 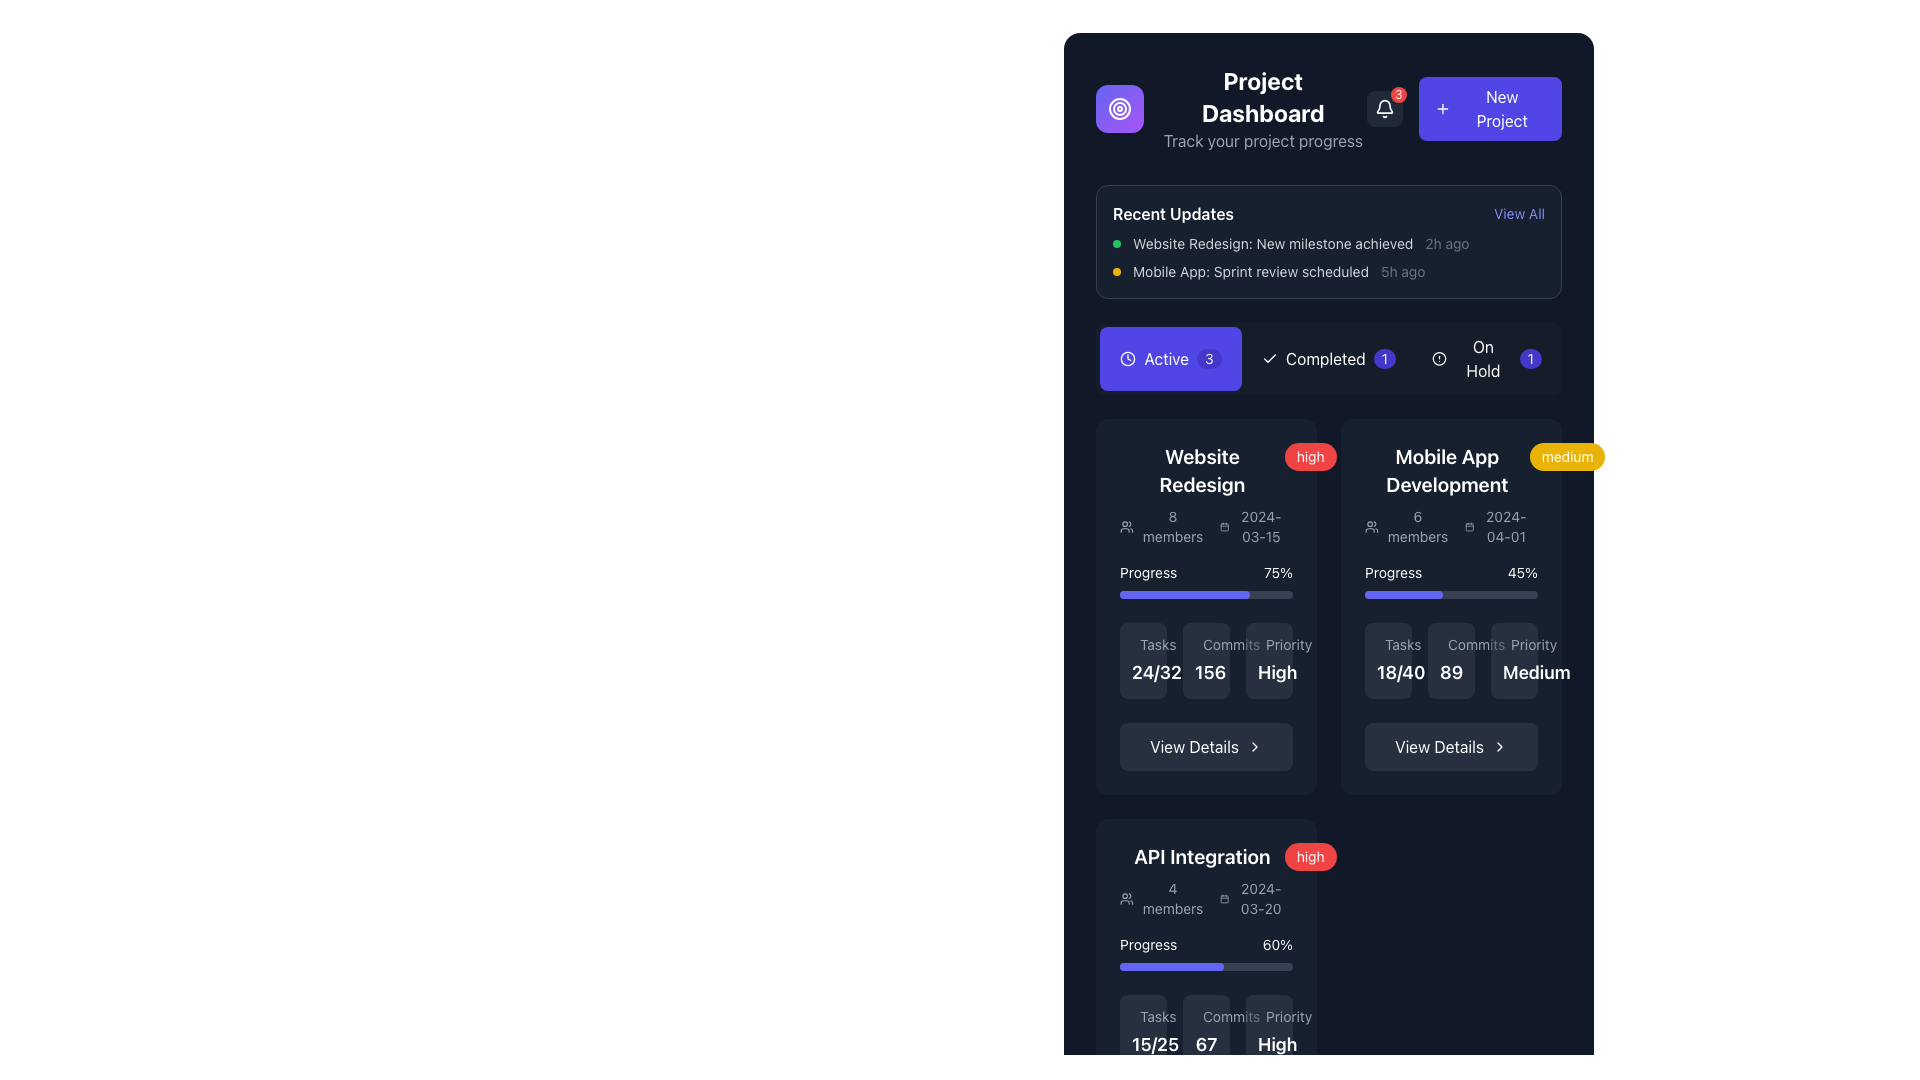 What do you see at coordinates (1118, 108) in the screenshot?
I see `the square icon with a gradient background transitioning from indigo to purple, which contains a white concentric target symbol located on the left side of the 'Project Dashboard' header section` at bounding box center [1118, 108].